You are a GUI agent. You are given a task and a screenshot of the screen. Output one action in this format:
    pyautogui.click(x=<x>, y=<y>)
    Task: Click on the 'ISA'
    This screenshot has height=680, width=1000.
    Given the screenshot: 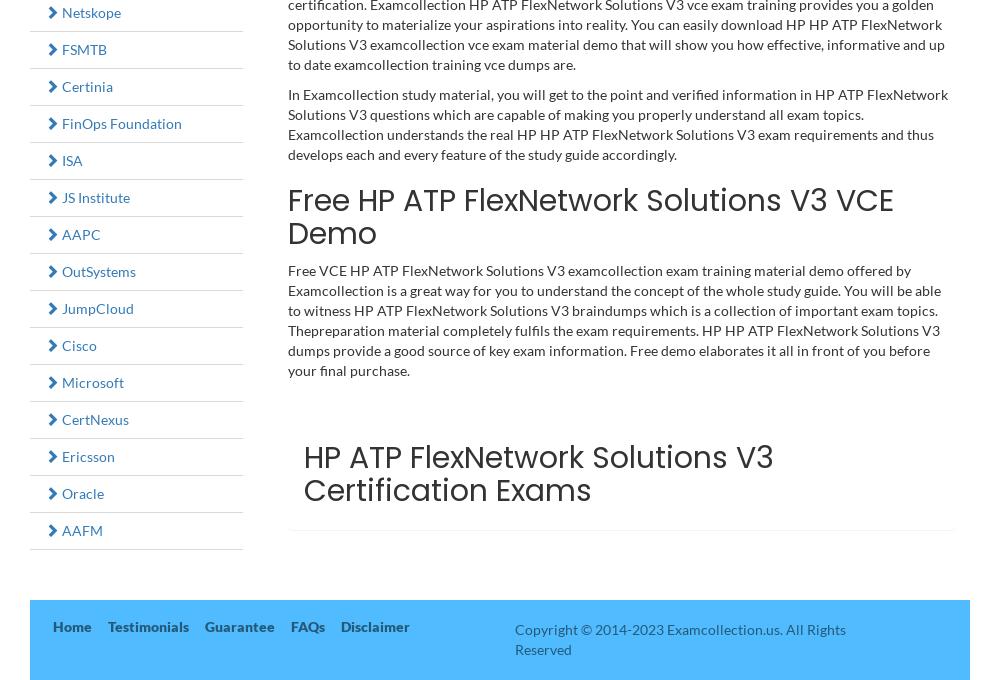 What is the action you would take?
    pyautogui.click(x=70, y=159)
    